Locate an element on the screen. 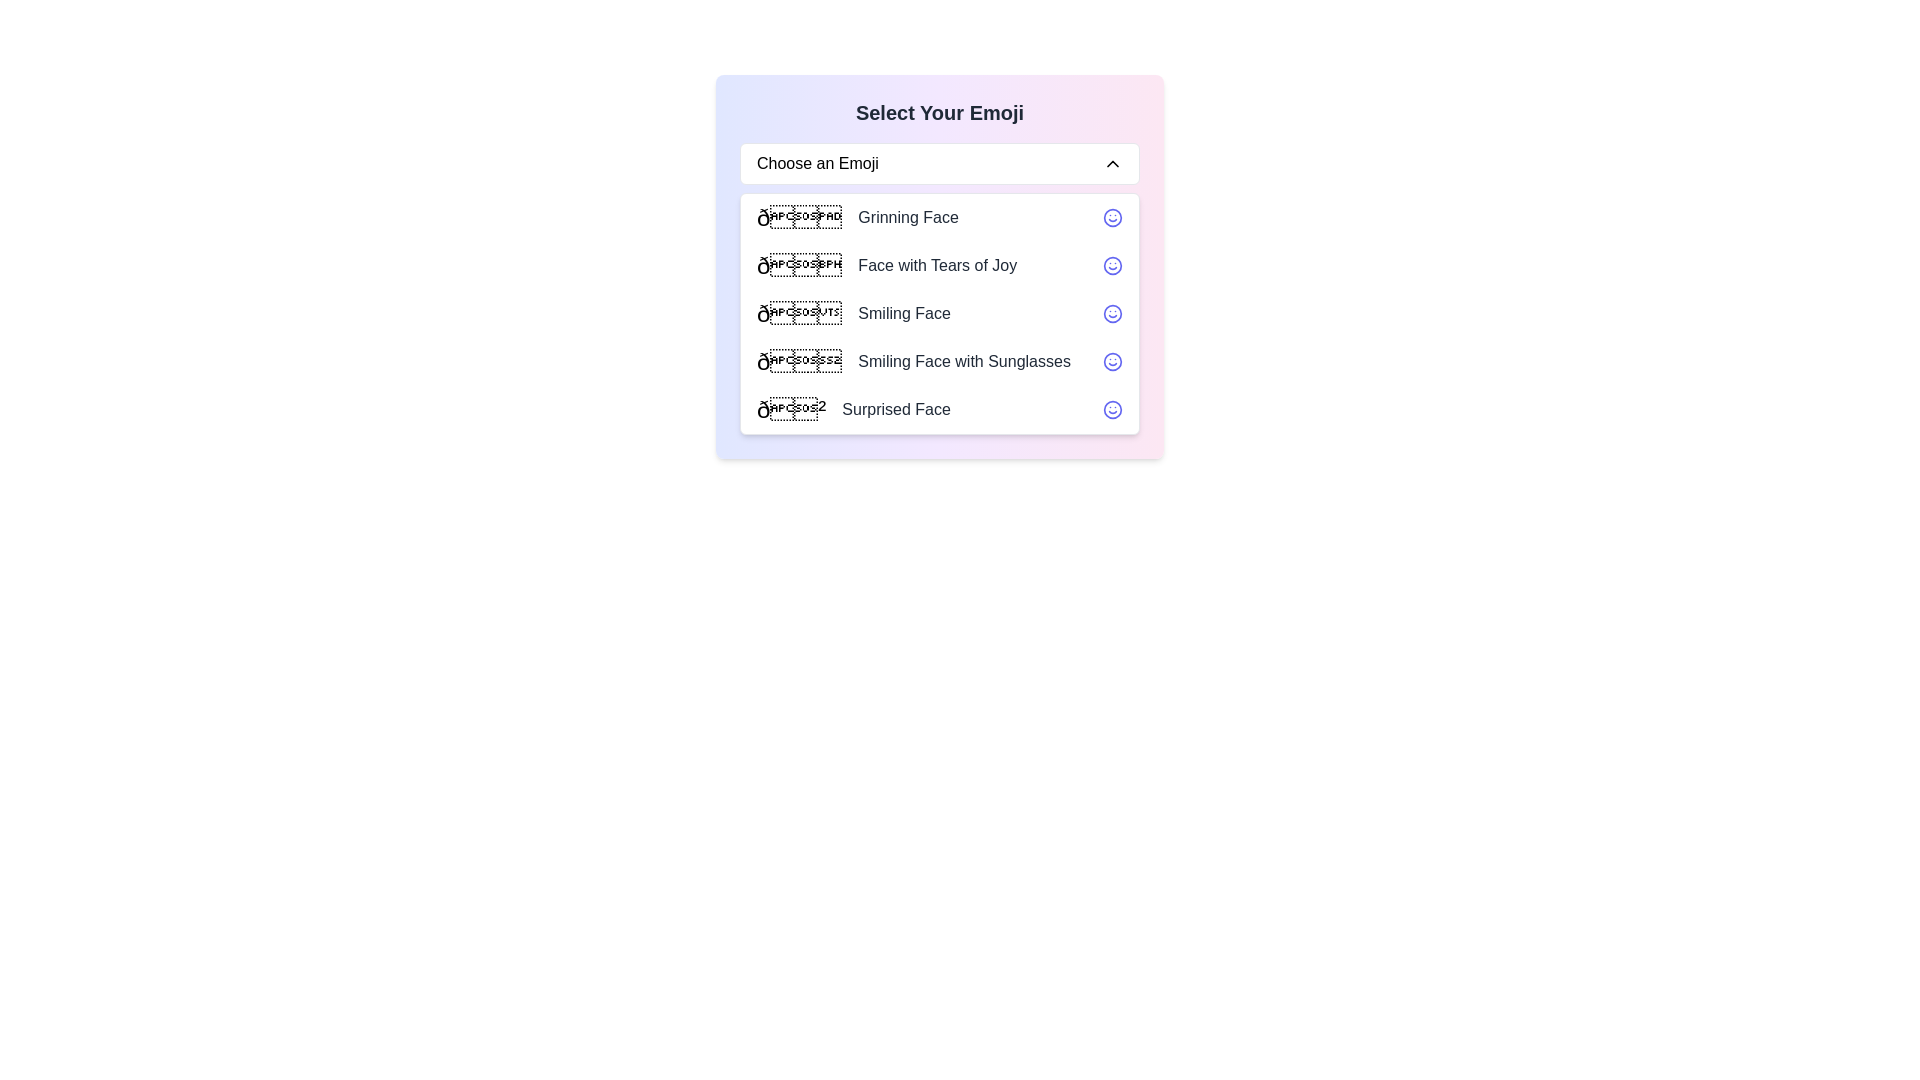  the static text label 'Smiling Face' located next to its corresponding emoji symbol within the emoji selector interface is located at coordinates (903, 313).